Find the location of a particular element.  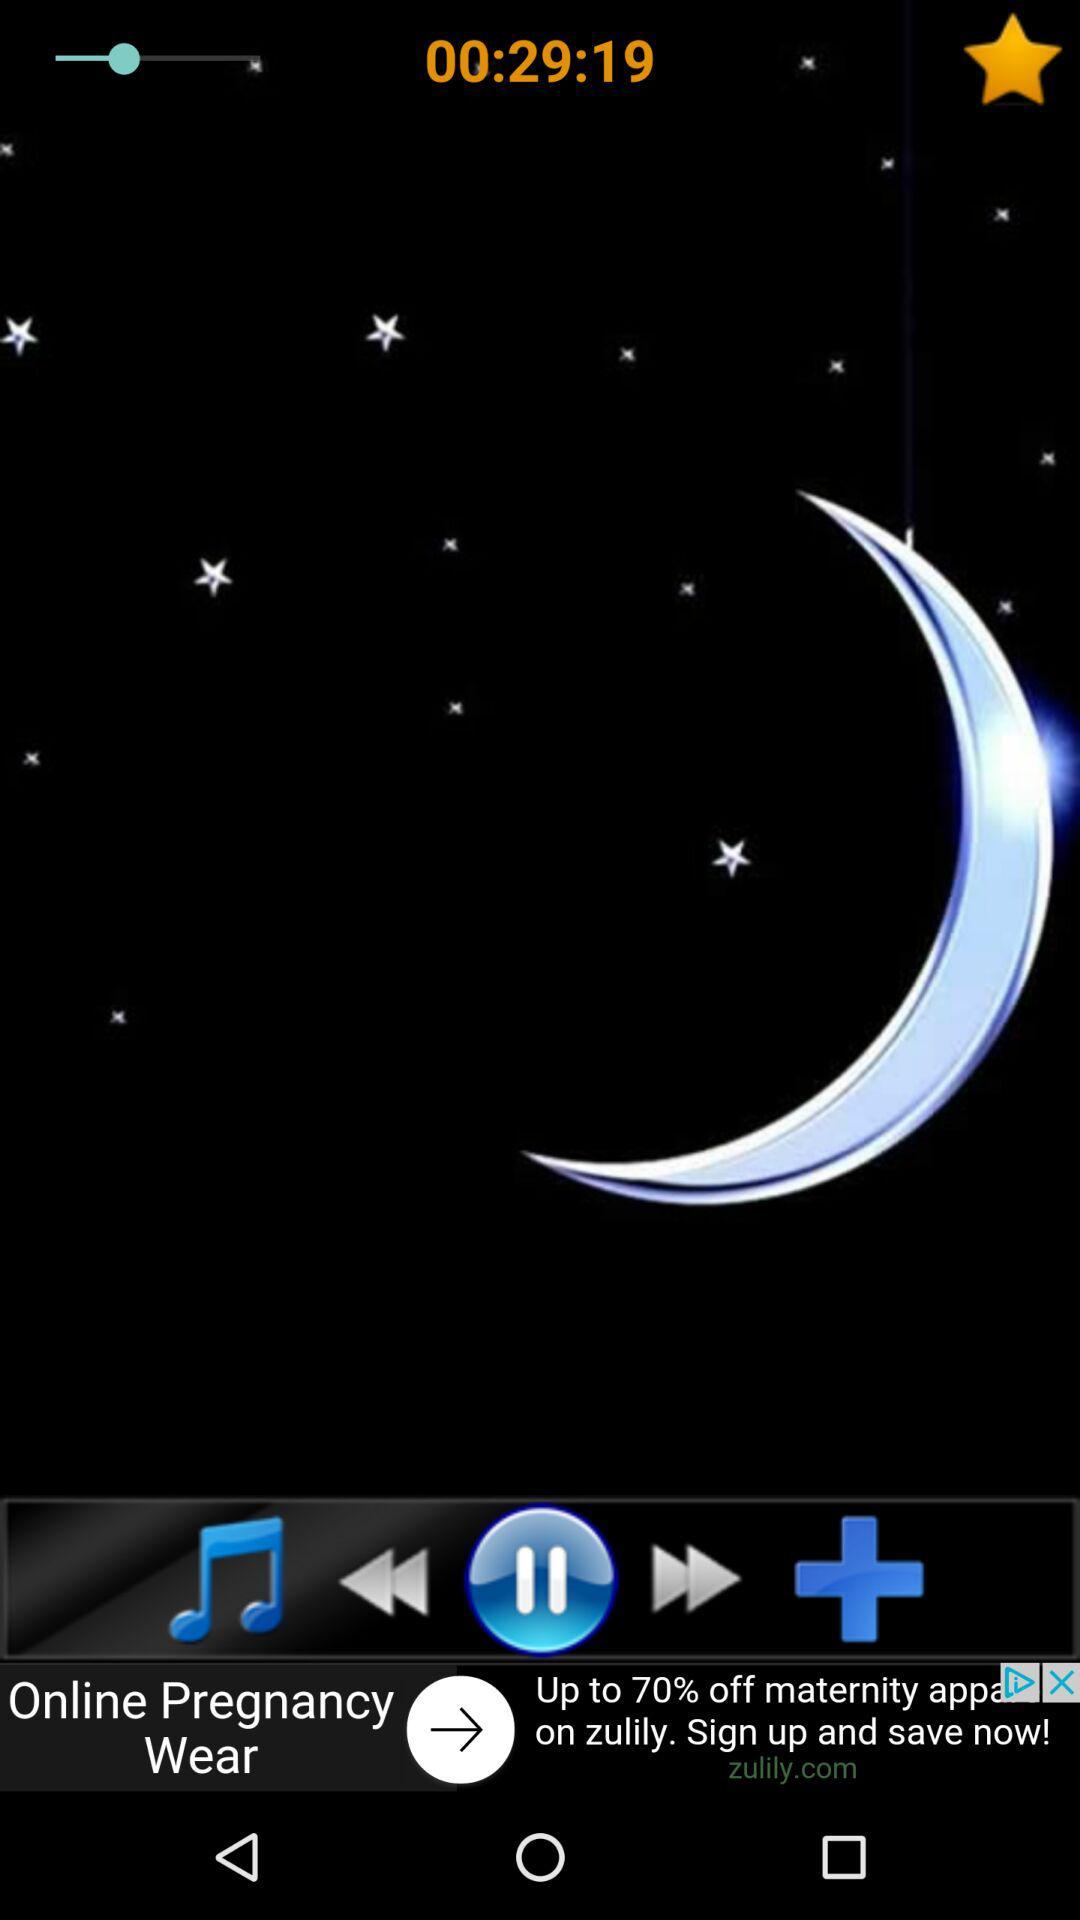

open music is located at coordinates (204, 1577).